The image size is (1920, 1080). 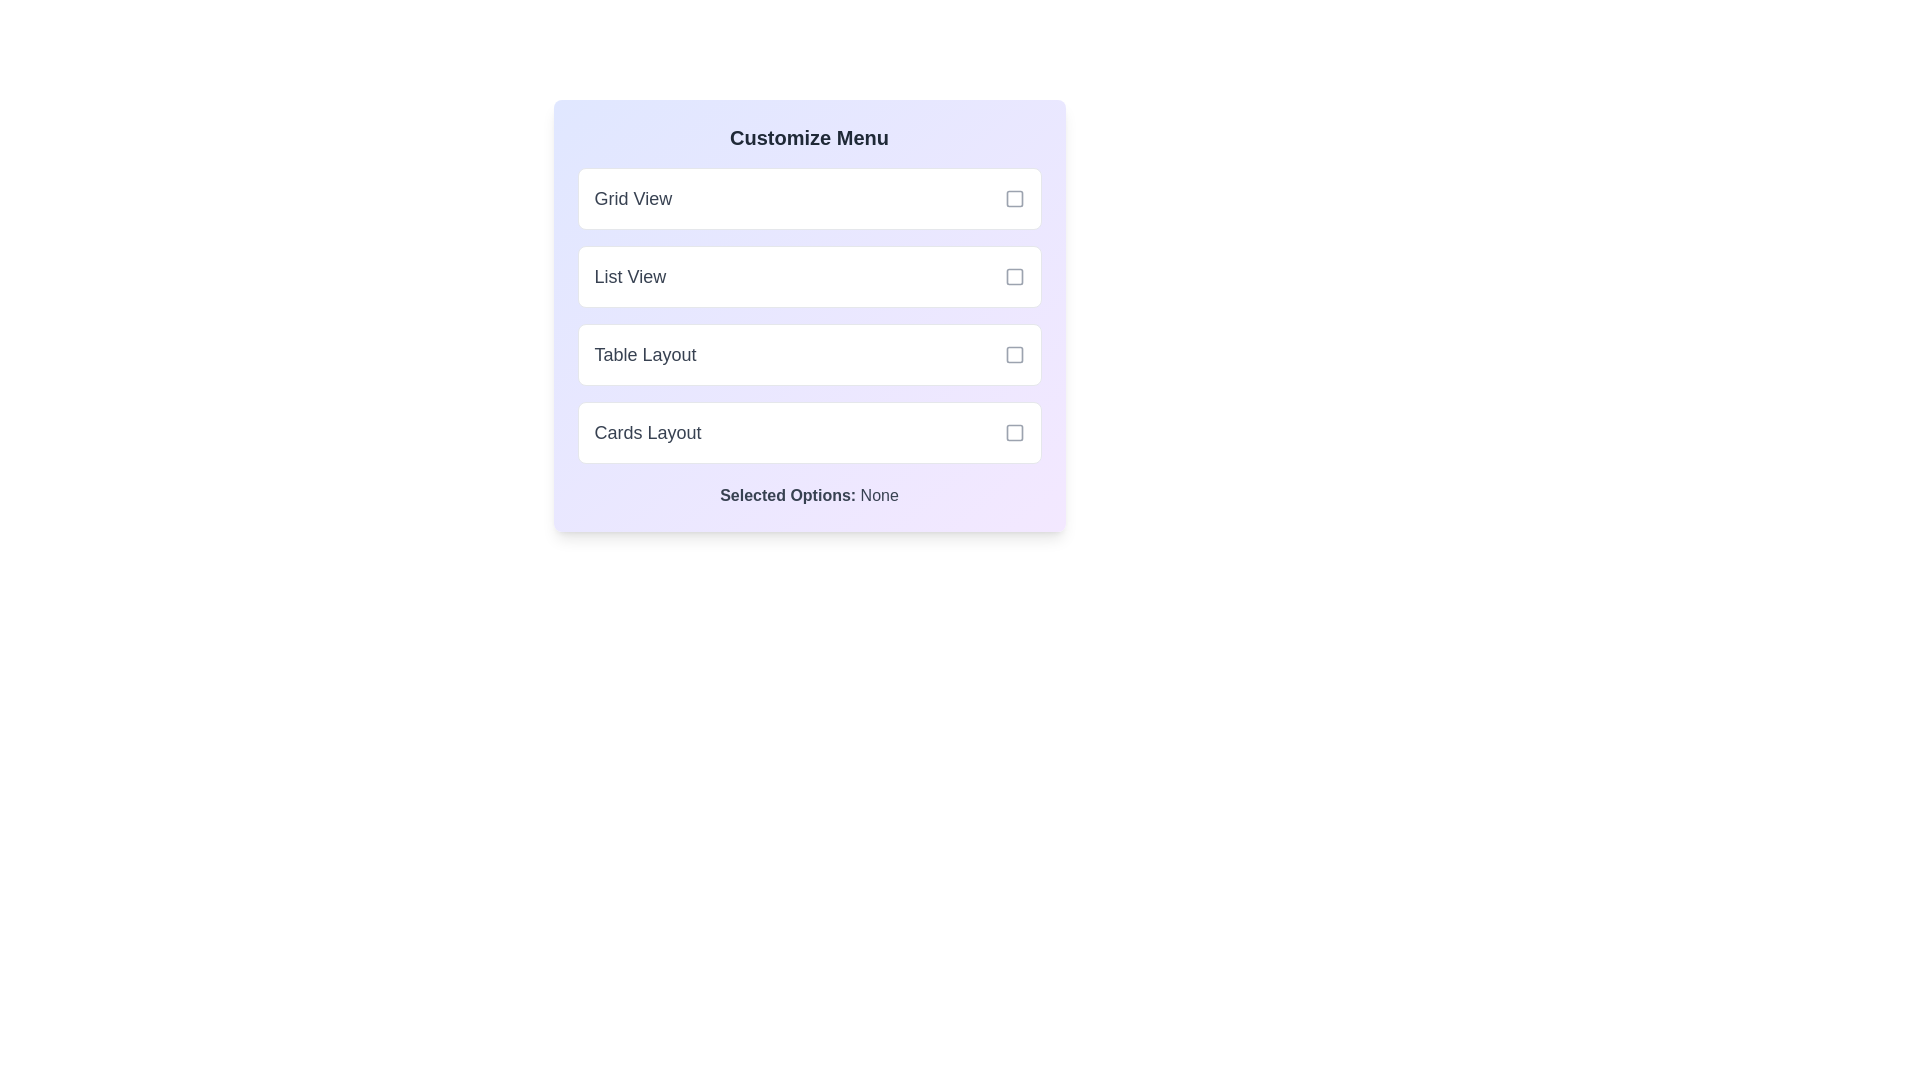 I want to click on the checkbox, so click(x=1014, y=353).